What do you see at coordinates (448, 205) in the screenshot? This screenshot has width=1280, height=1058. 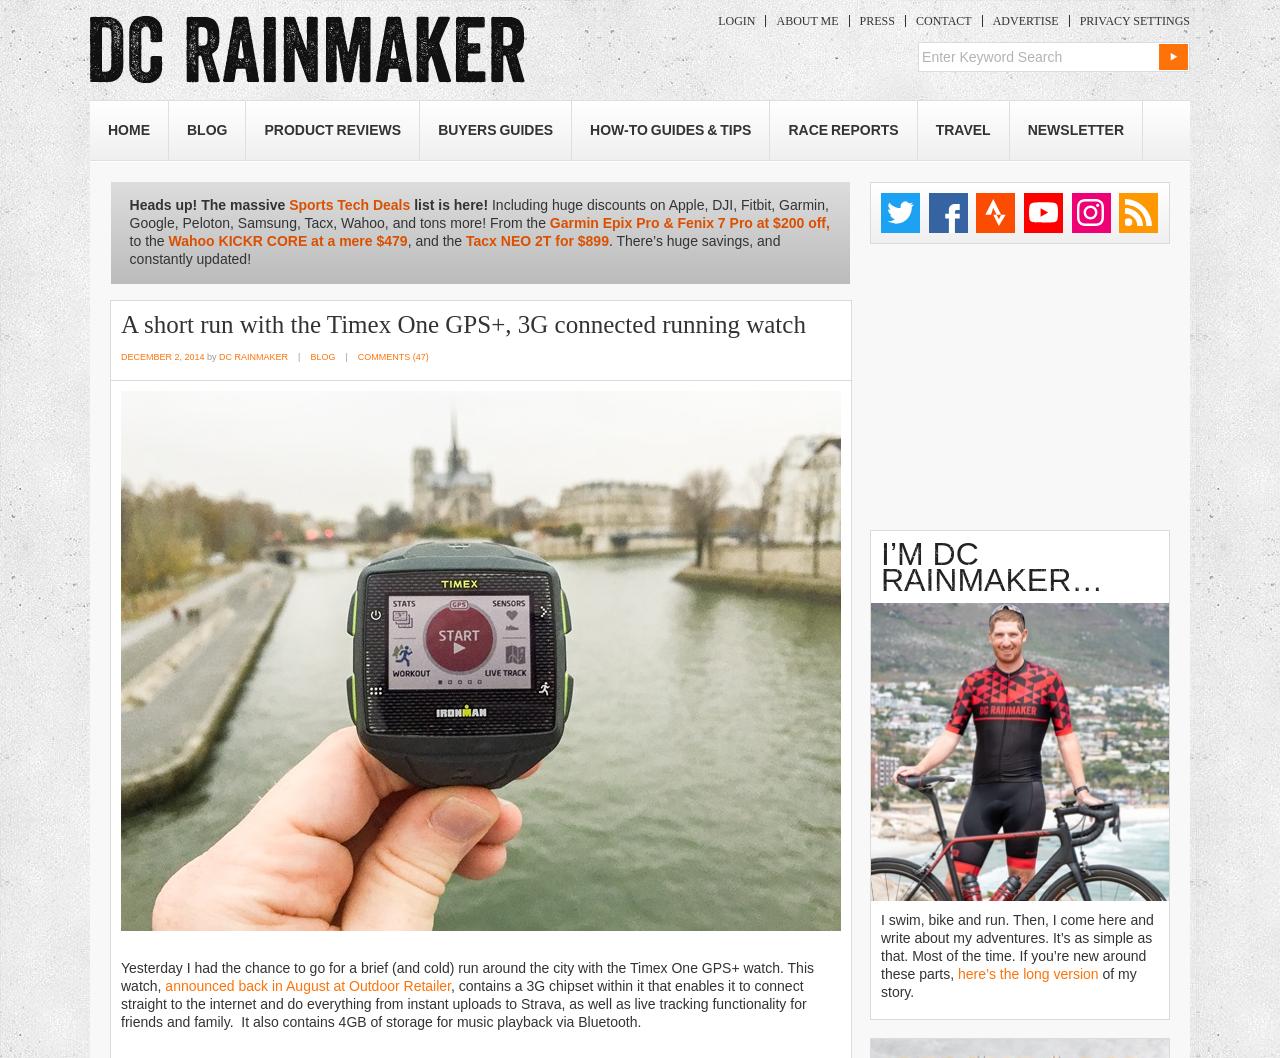 I see `'list is here!'` at bounding box center [448, 205].